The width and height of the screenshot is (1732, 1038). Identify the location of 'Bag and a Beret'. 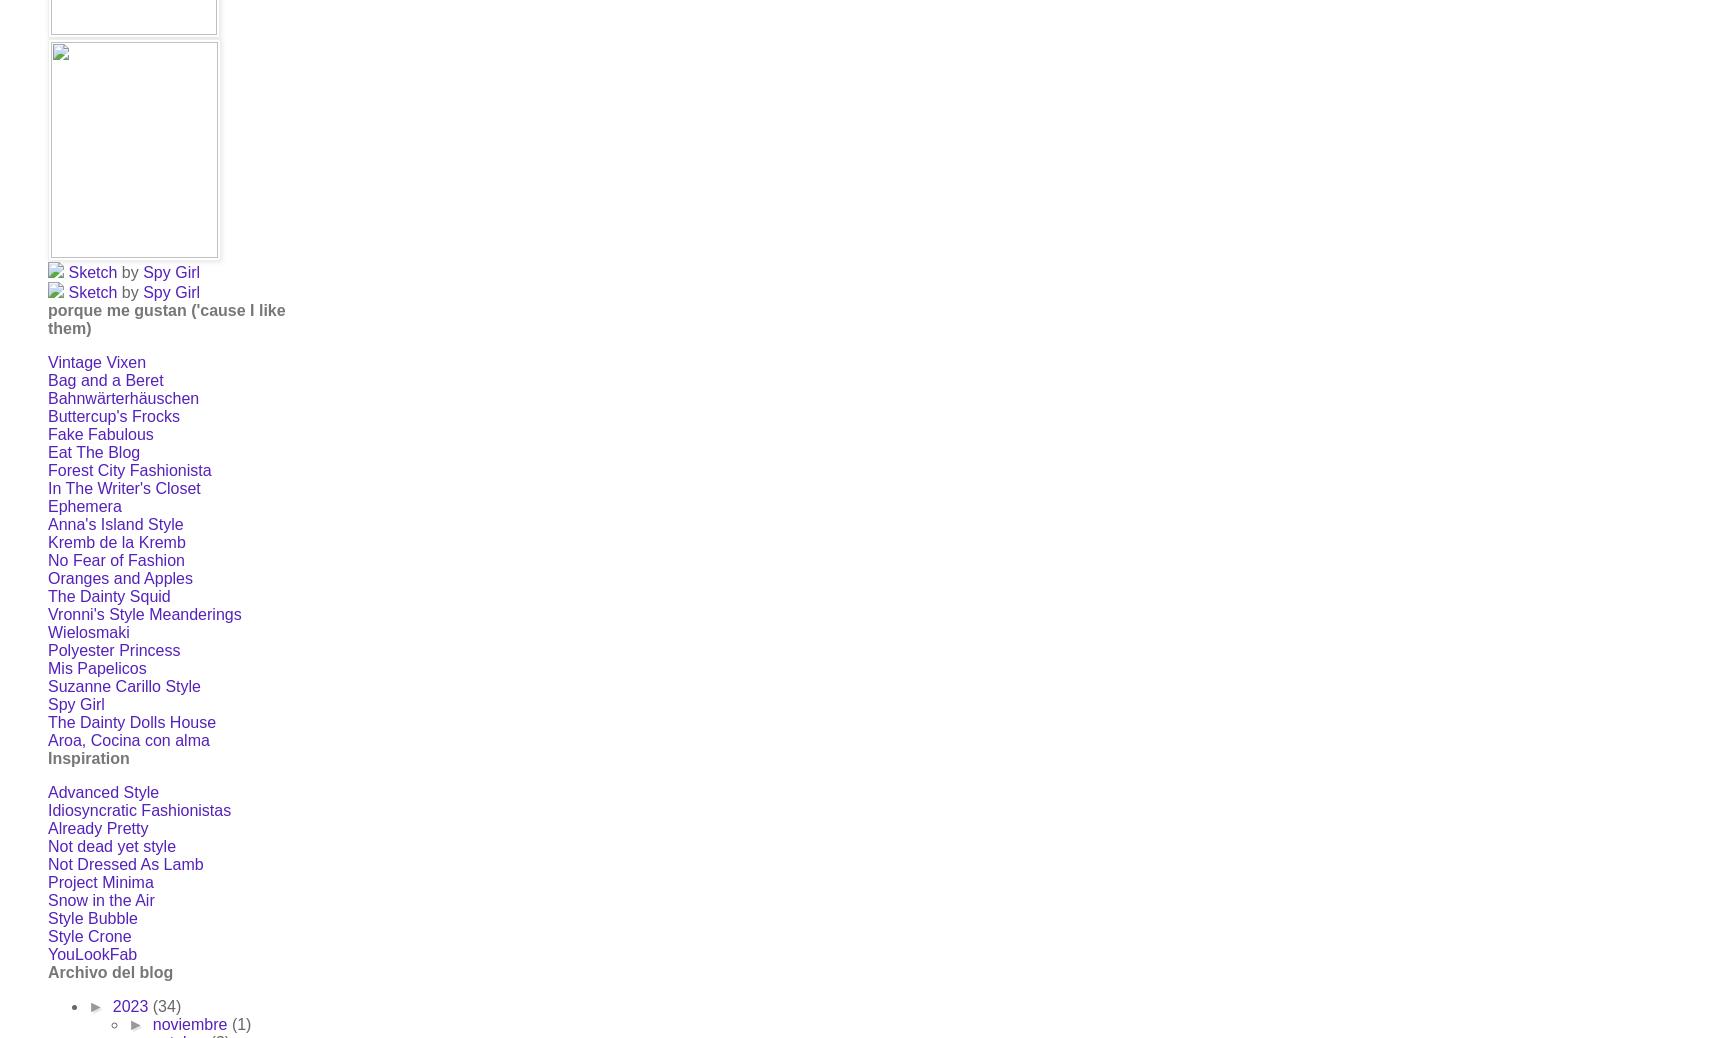
(105, 379).